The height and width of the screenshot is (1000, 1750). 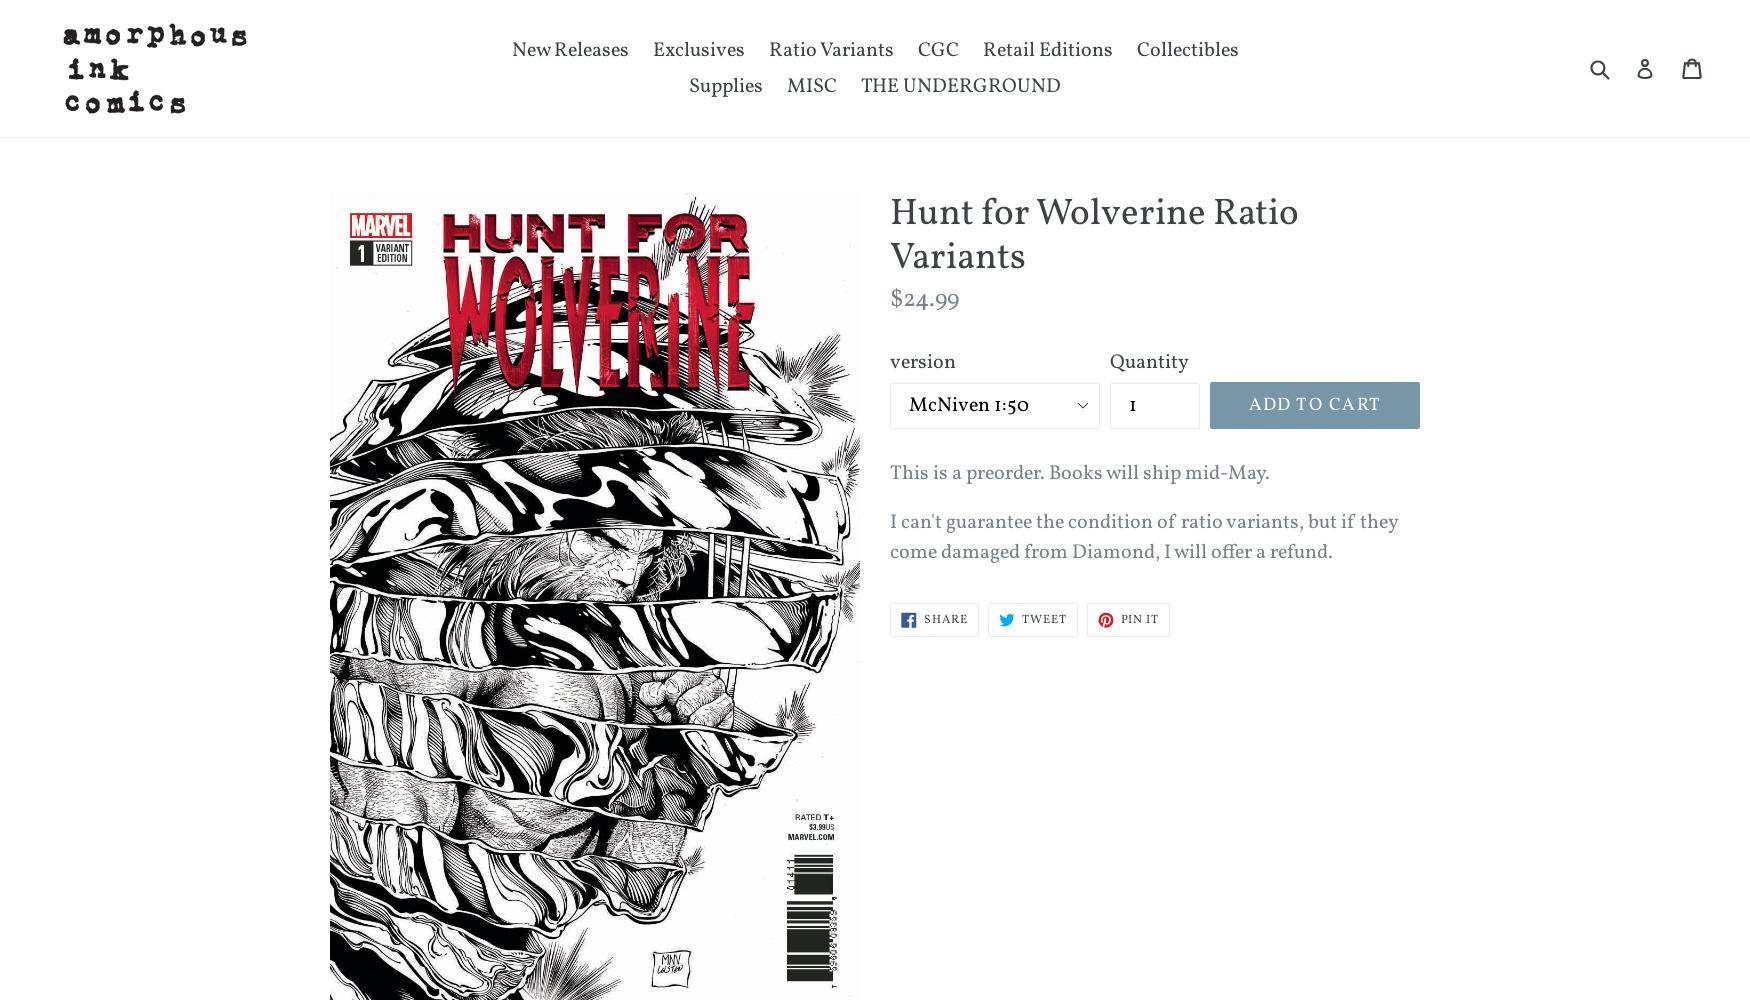 What do you see at coordinates (1138, 619) in the screenshot?
I see `'Pin it'` at bounding box center [1138, 619].